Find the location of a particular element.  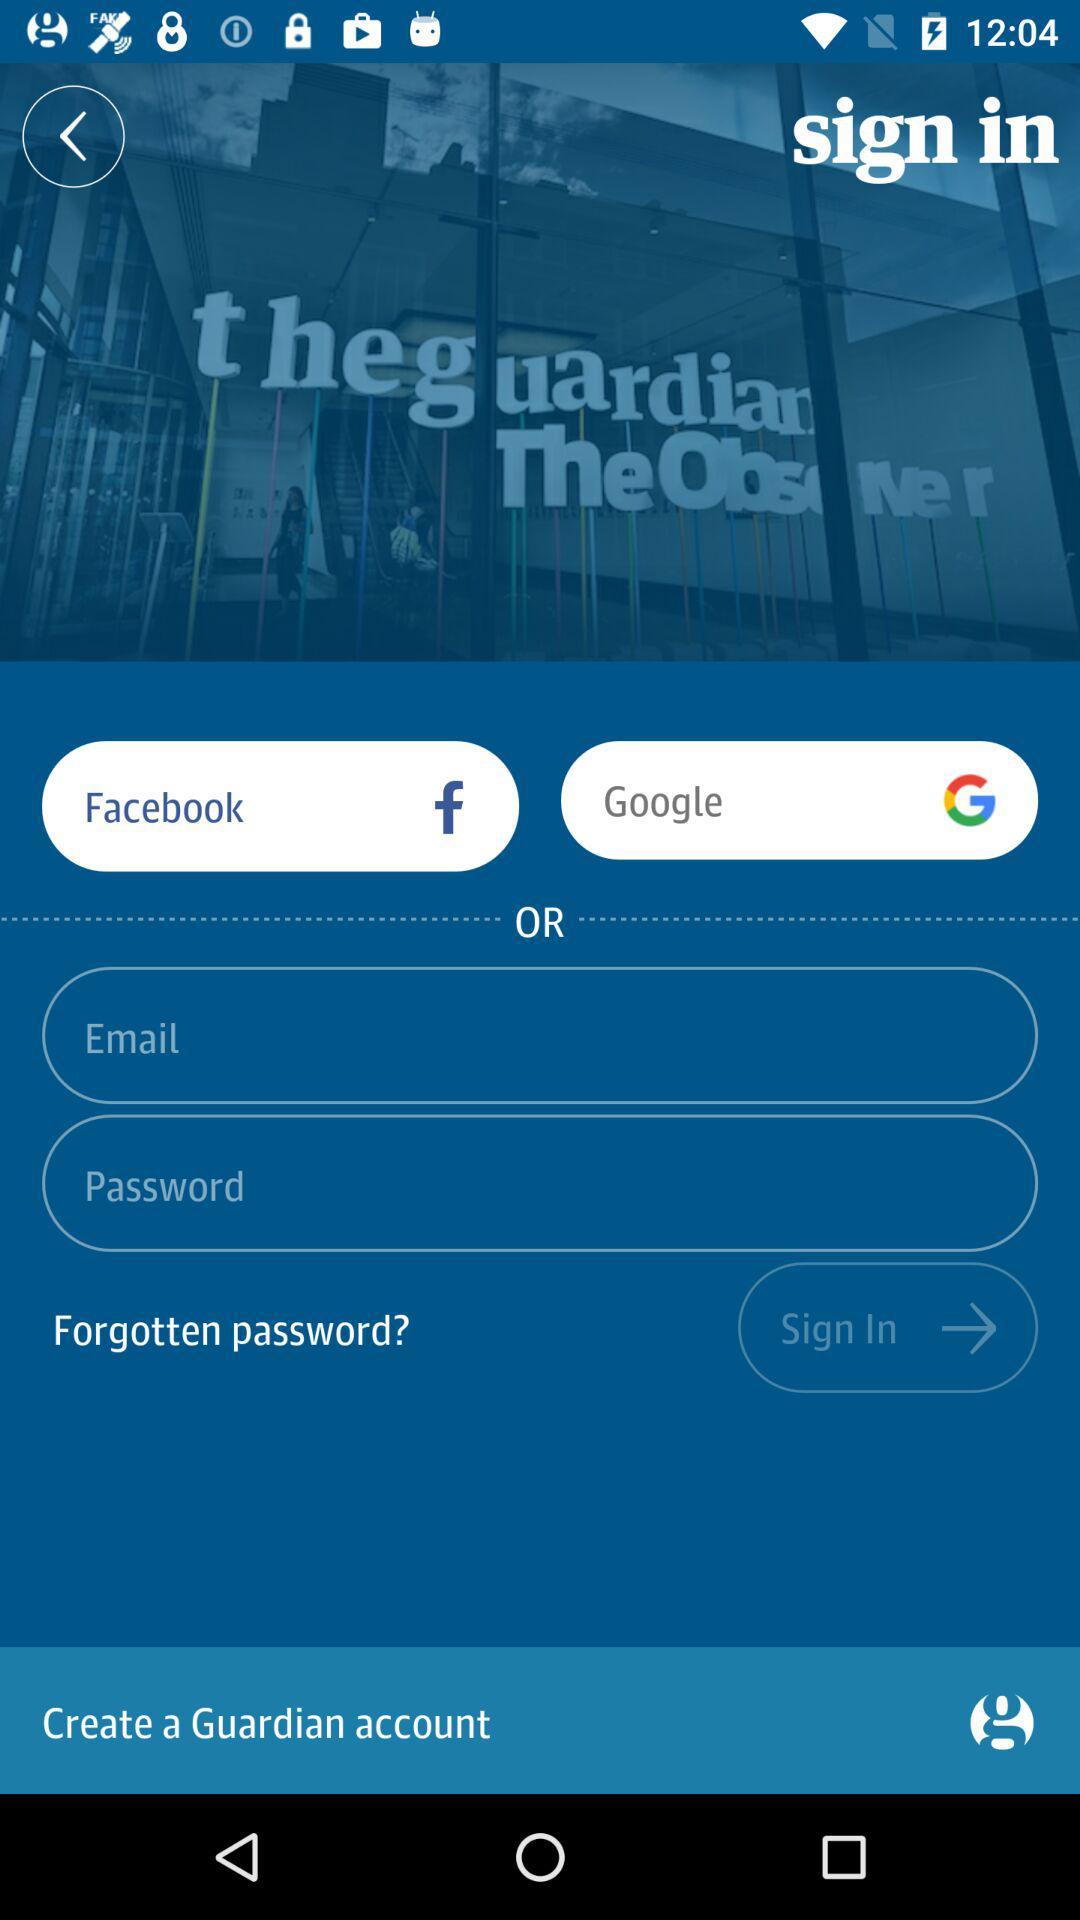

icon above the create a guardian icon is located at coordinates (389, 1327).